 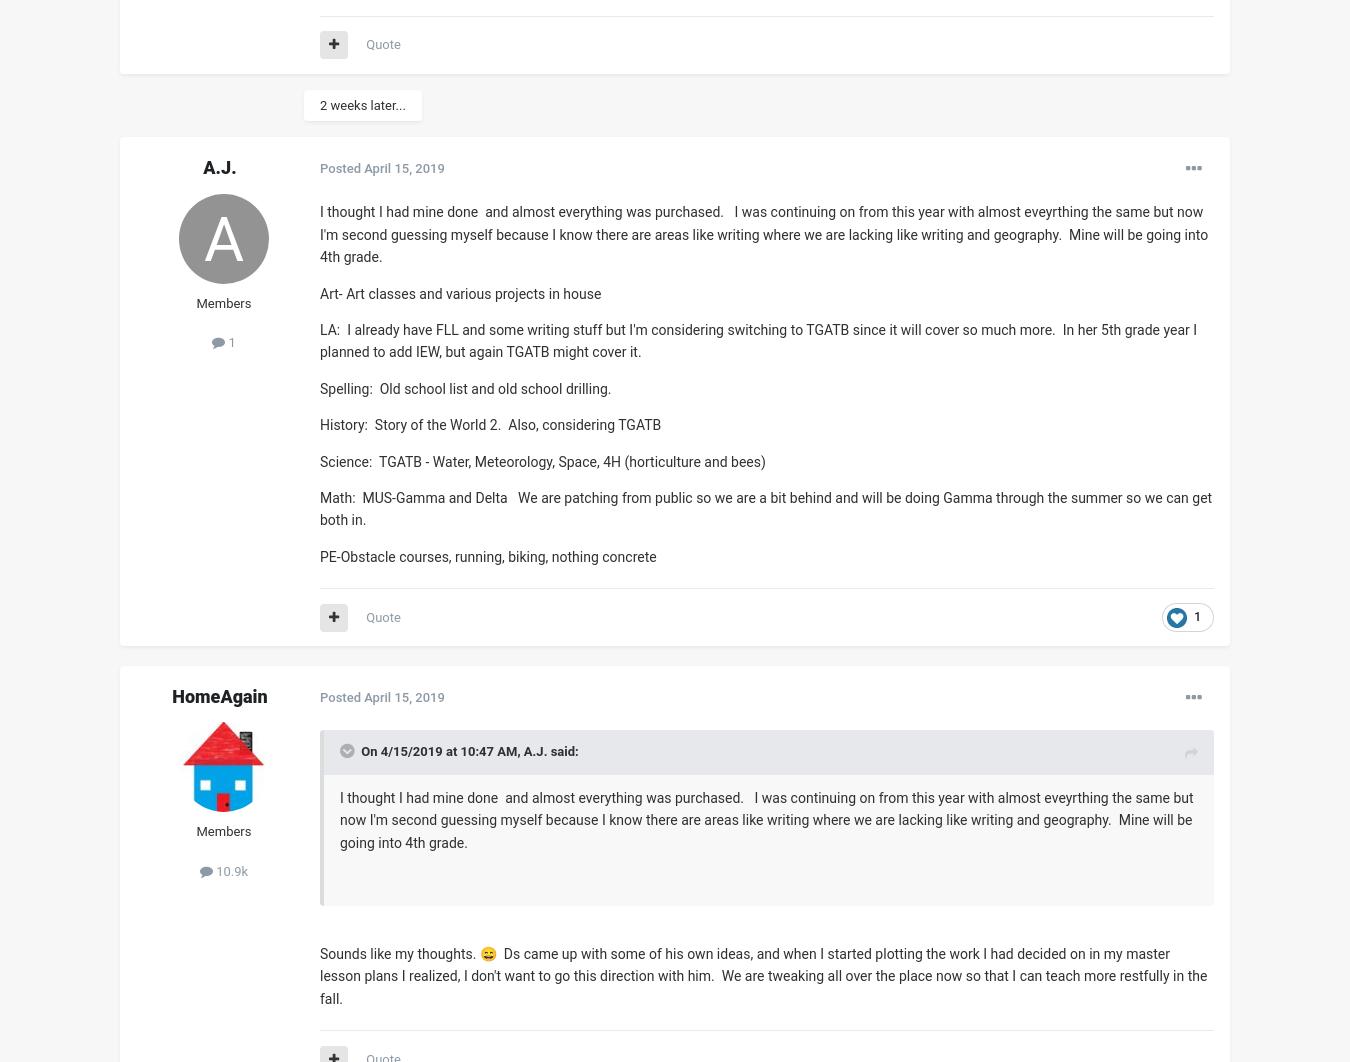 What do you see at coordinates (318, 424) in the screenshot?
I see `'History:  Story of the World 2.  Also, considering TGATB'` at bounding box center [318, 424].